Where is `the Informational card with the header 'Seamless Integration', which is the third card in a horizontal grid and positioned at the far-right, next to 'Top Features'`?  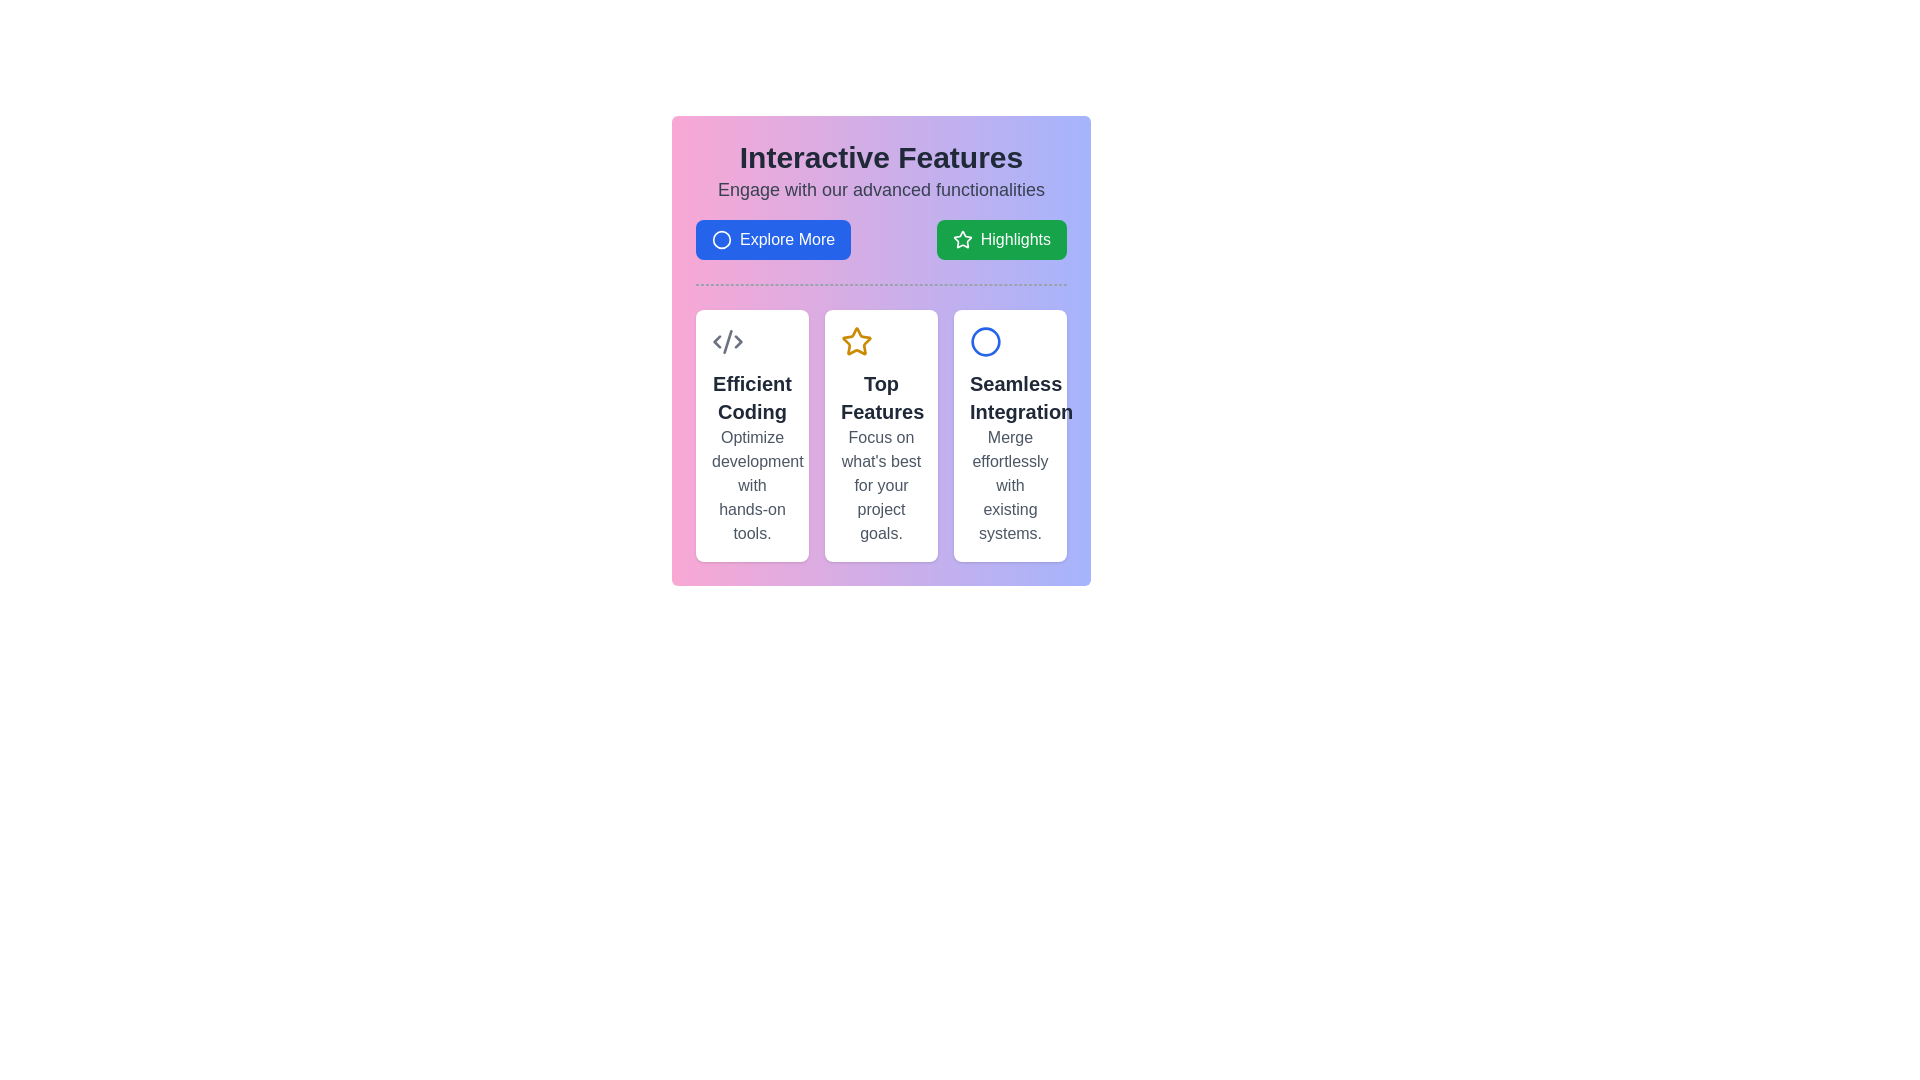
the Informational card with the header 'Seamless Integration', which is the third card in a horizontal grid and positioned at the far-right, next to 'Top Features' is located at coordinates (1010, 434).